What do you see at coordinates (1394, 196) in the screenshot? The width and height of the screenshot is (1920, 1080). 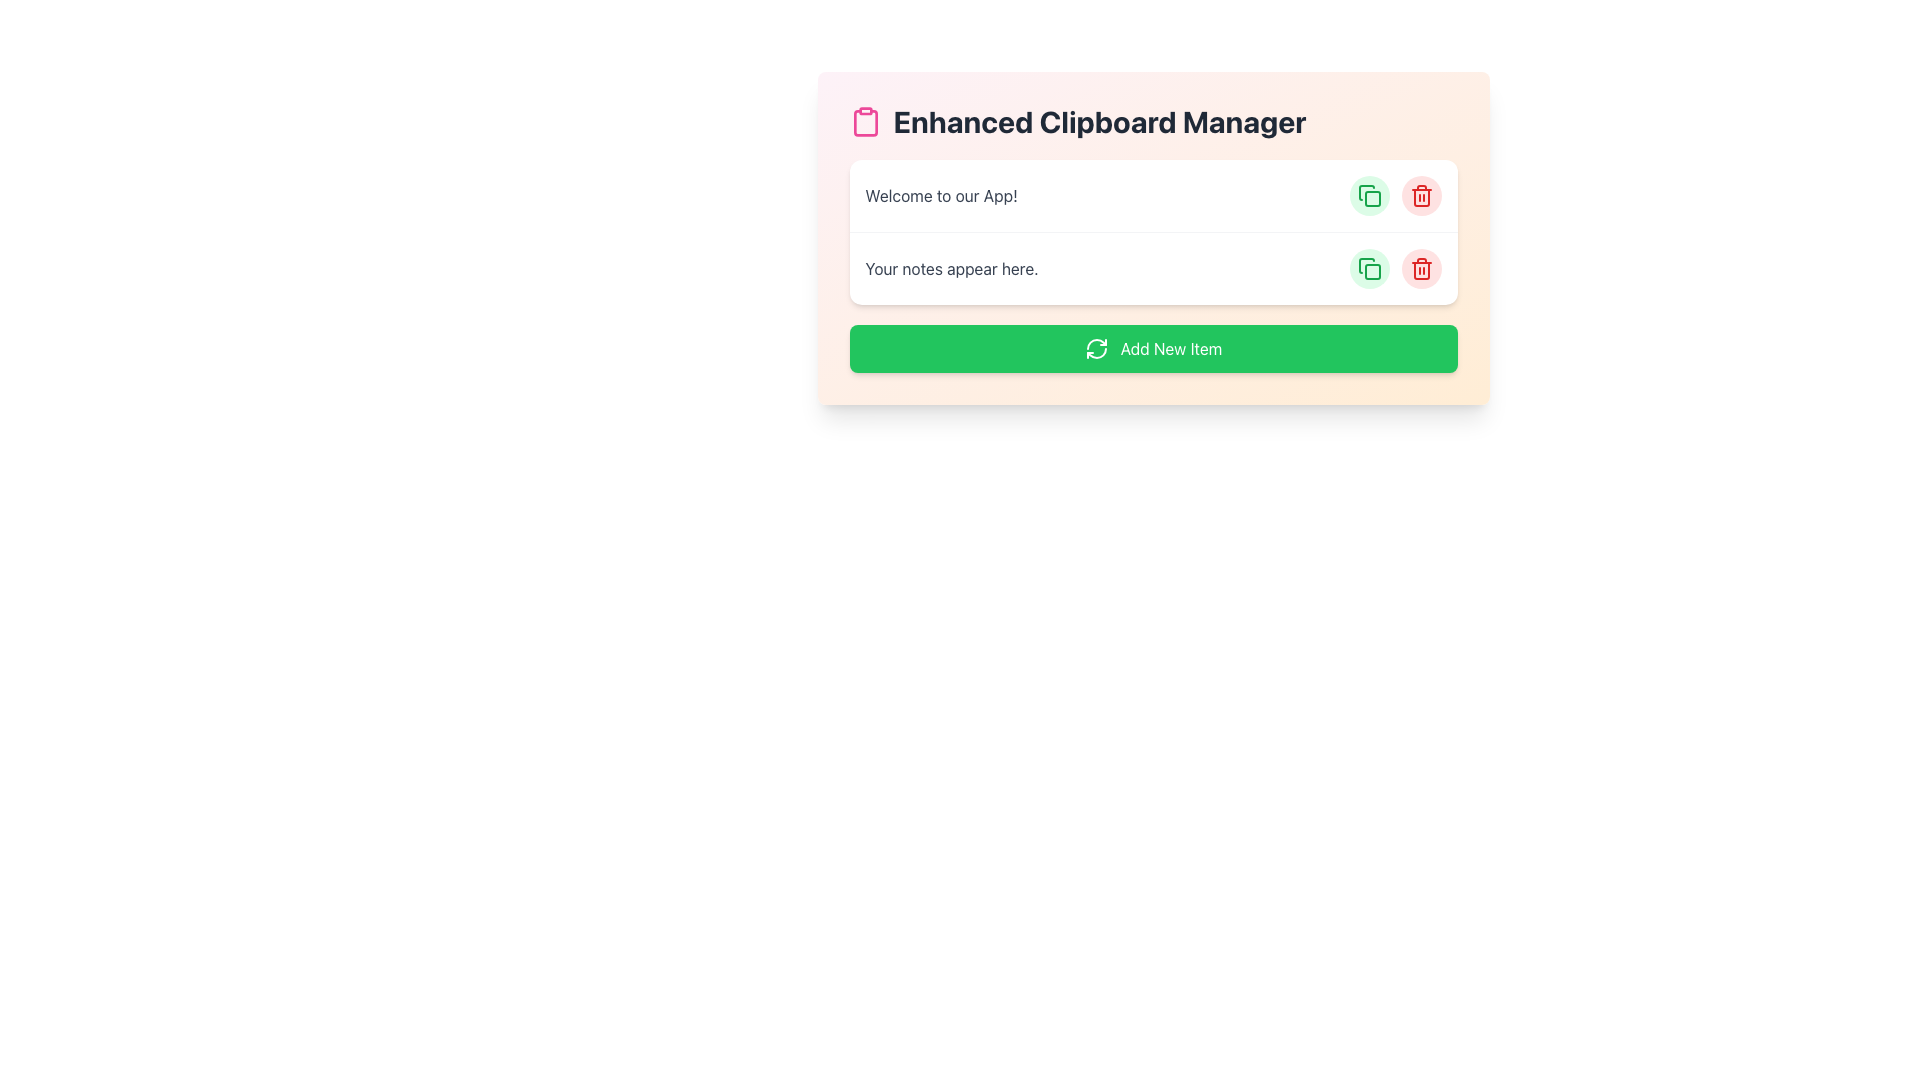 I see `the green button in the interactive button group located to the right of the text 'Welcome to our App!'` at bounding box center [1394, 196].